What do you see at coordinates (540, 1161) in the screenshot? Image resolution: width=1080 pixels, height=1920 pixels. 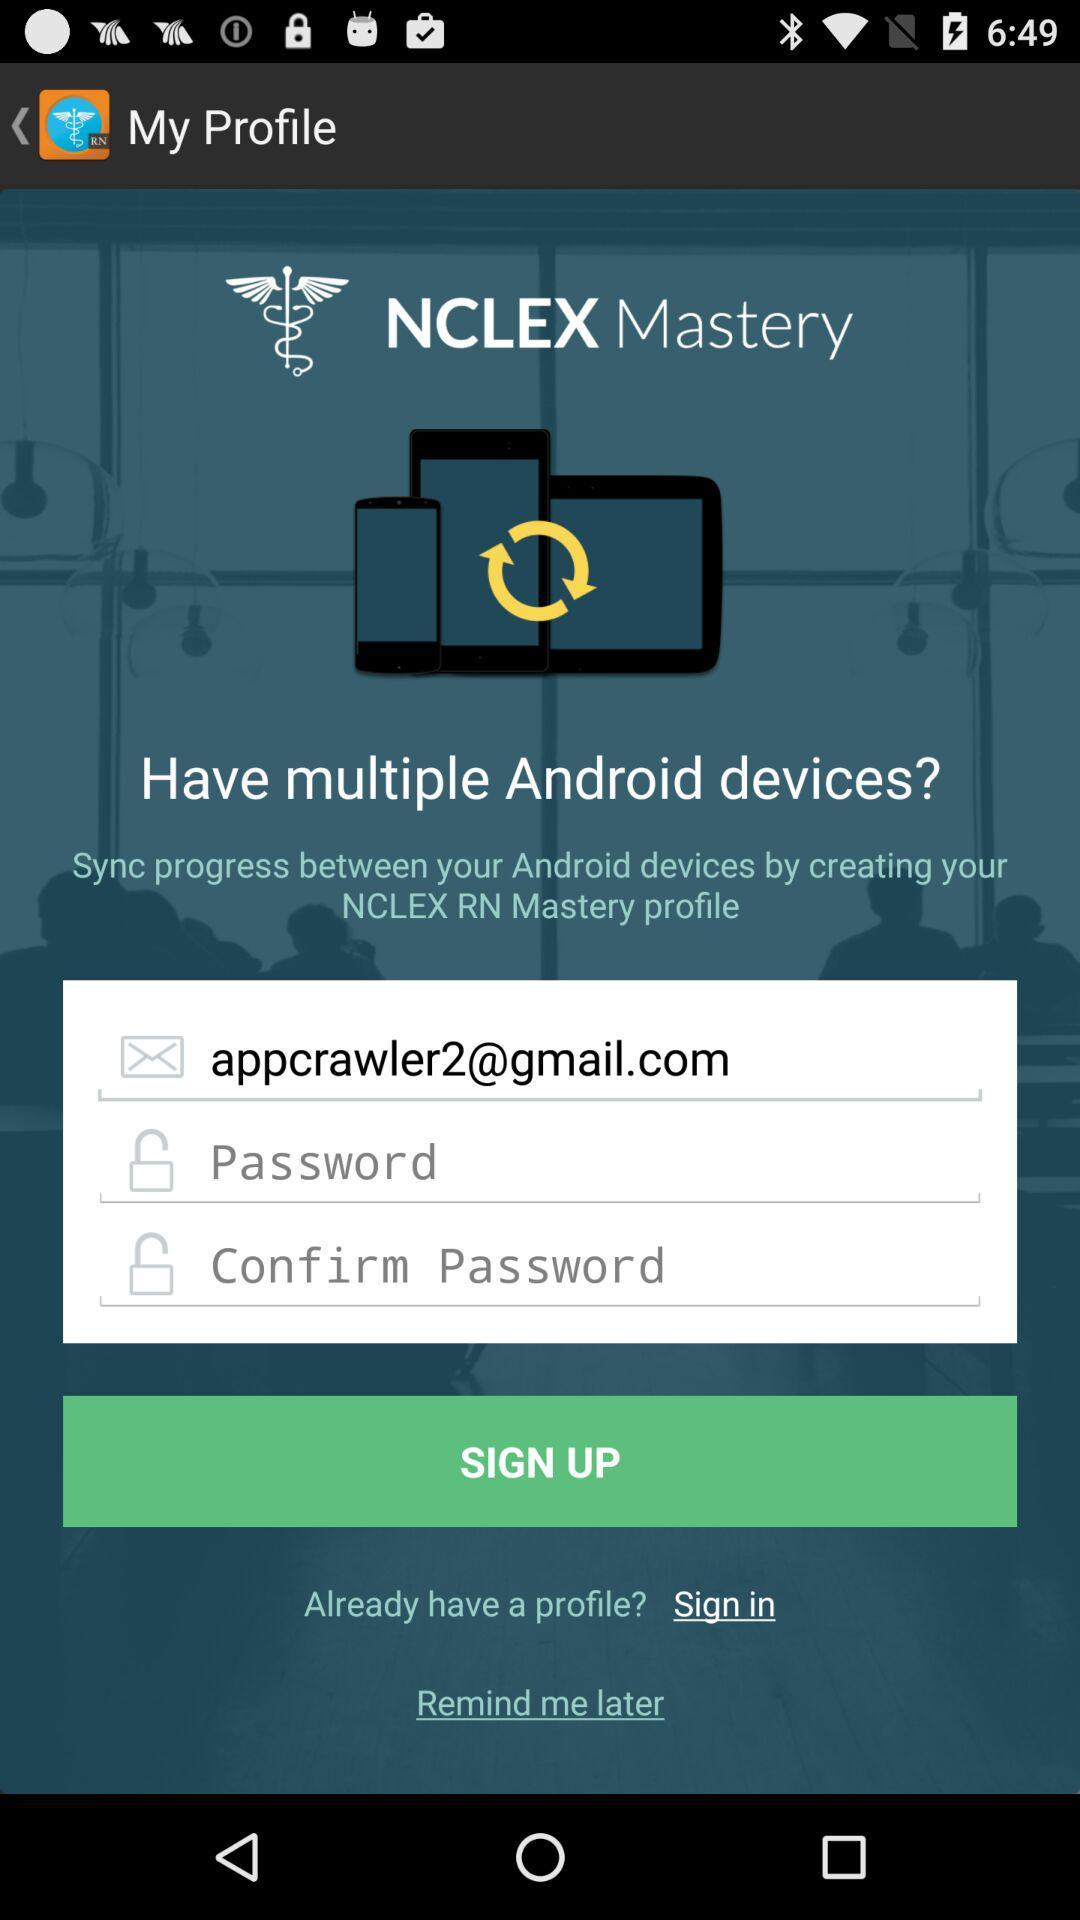 I see `box to enter password` at bounding box center [540, 1161].